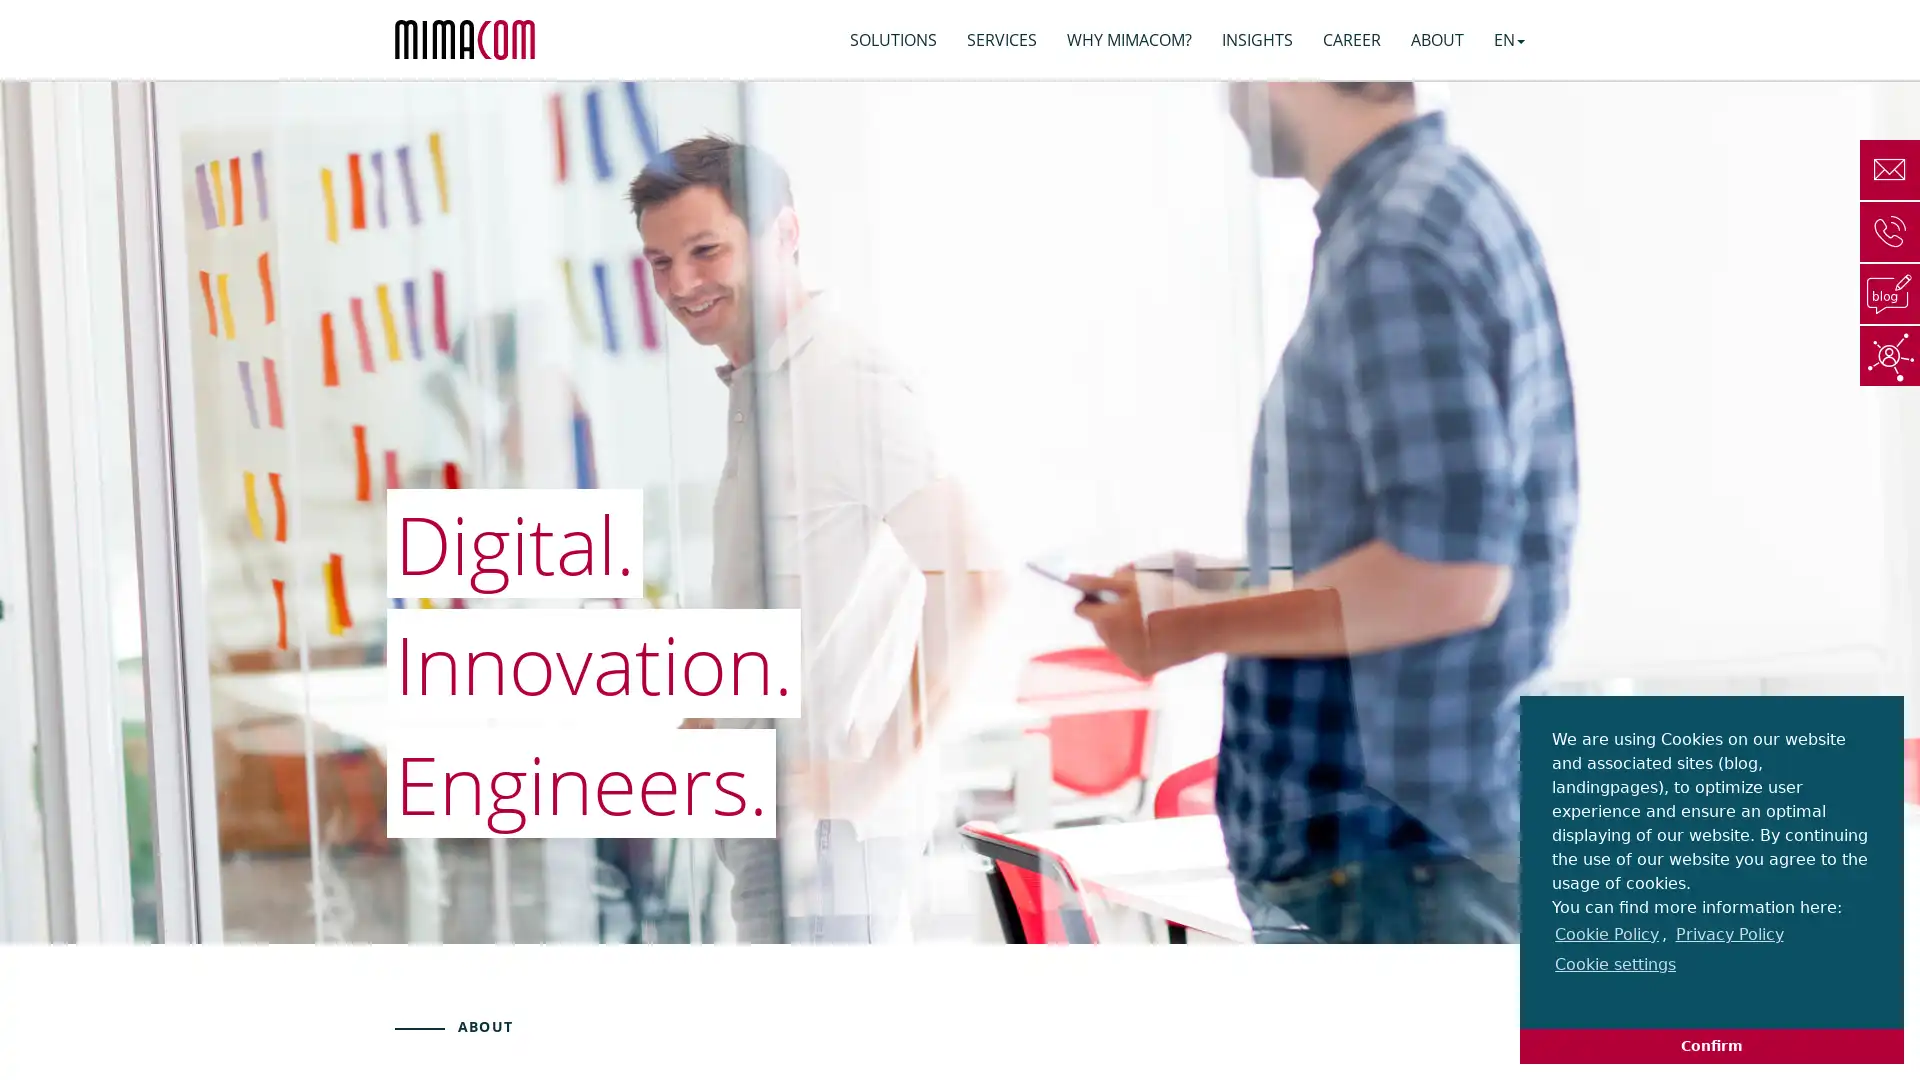 This screenshot has width=1920, height=1080. Describe the element at coordinates (1554, 994) in the screenshot. I see `learn more about cookies` at that location.